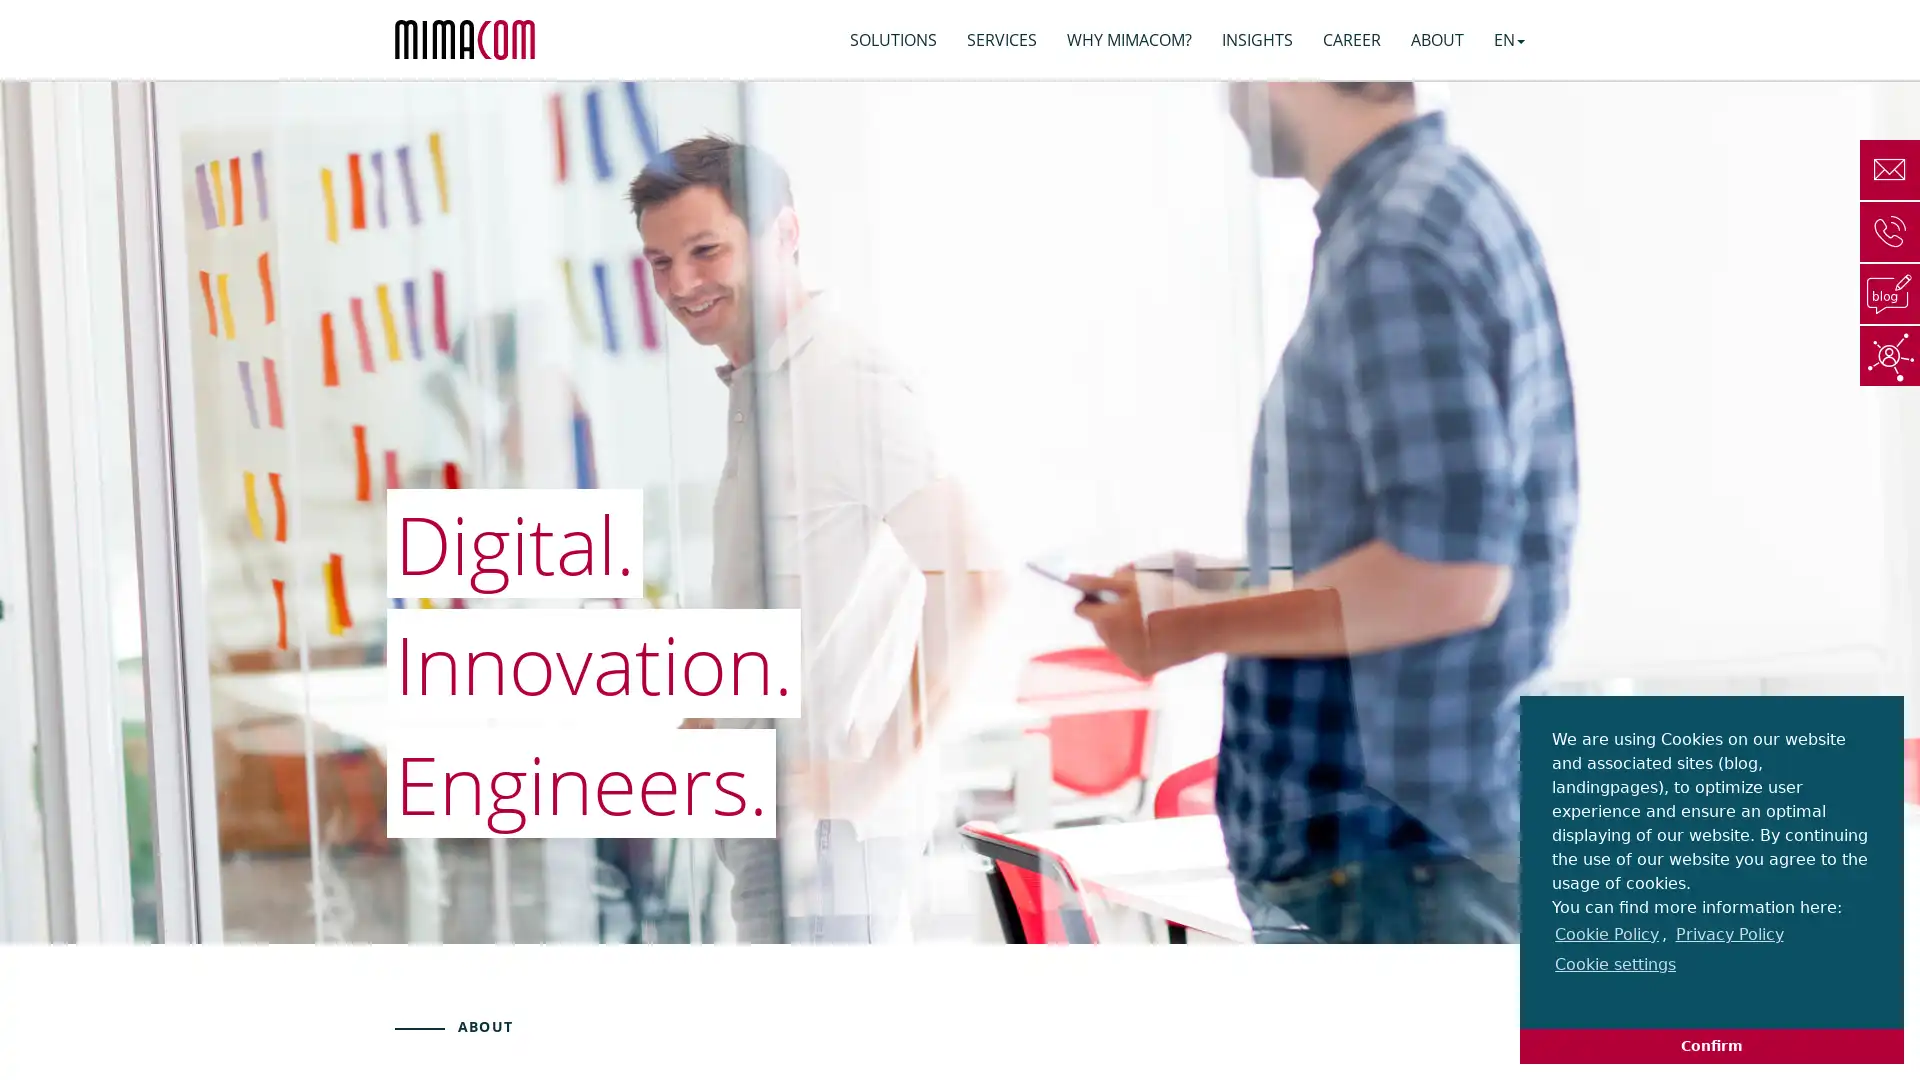 This screenshot has width=1920, height=1080. Describe the element at coordinates (1554, 994) in the screenshot. I see `learn more about cookies` at that location.